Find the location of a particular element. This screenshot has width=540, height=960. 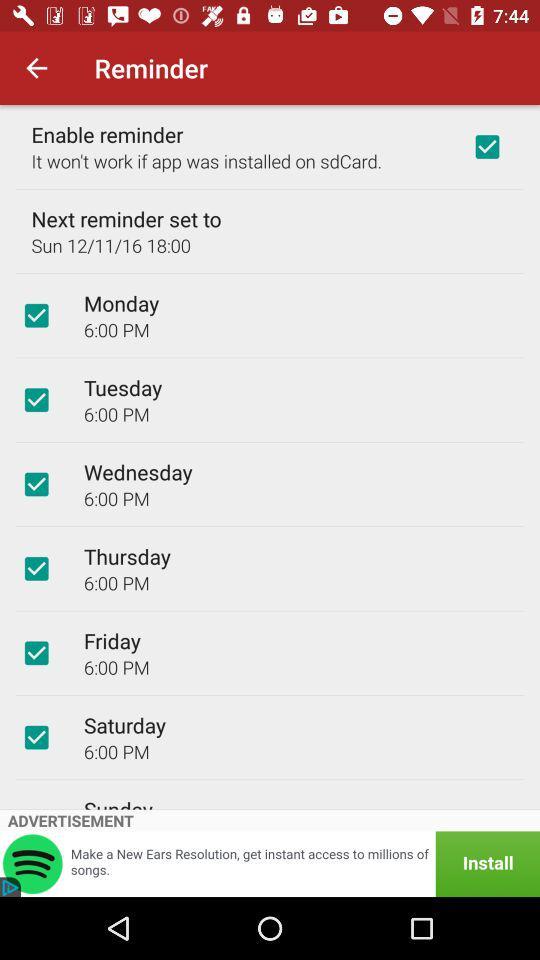

reminder day and time is located at coordinates (36, 568).